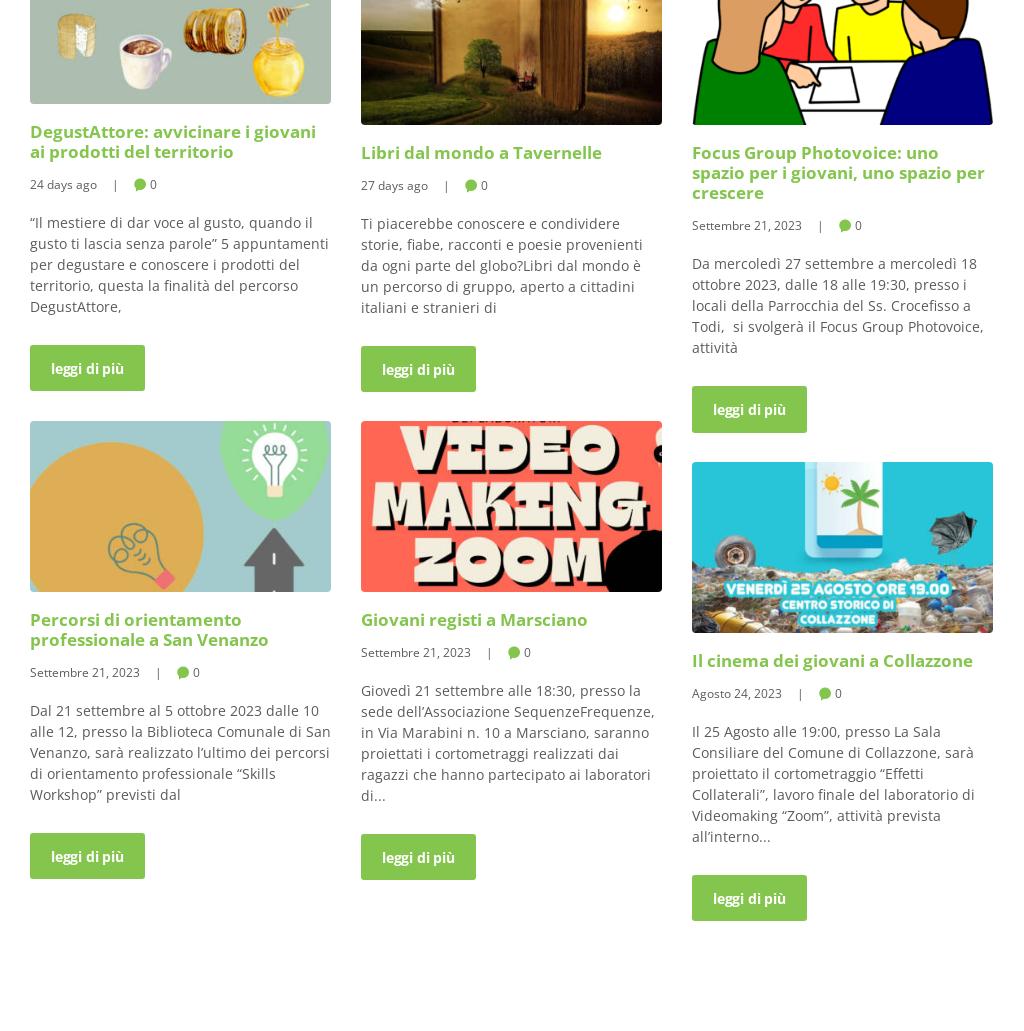 This screenshot has width=1024, height=1031. I want to click on 'Da mercoledì 27 settembre a mercoledì 18 ottobre 2023, dalle 18 alle 19:30, presso i locali della Parrocchia del Ss. Crocefisso a Todi,  si svolgerà il Focus Group Photovoice, attività', so click(692, 305).